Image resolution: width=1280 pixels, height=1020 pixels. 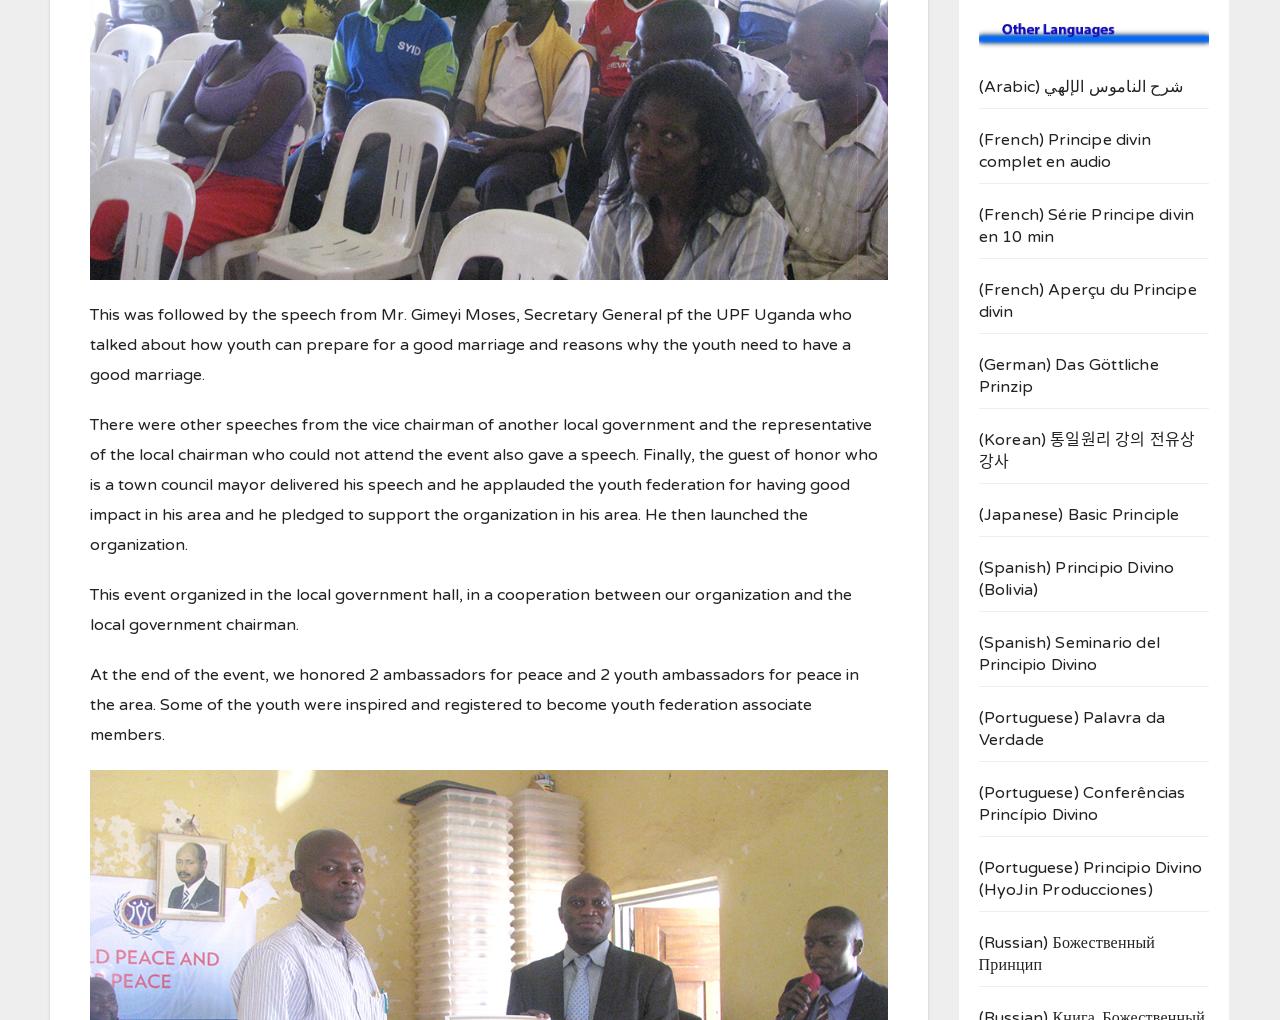 What do you see at coordinates (88, 343) in the screenshot?
I see `'This was followed by the speech from Mr. Gimeyi Moses, Secretary General pf the UPF Uganda who talked about how youth can prepare for a good marriage and reasons why the youth need to have a good marriage.'` at bounding box center [88, 343].